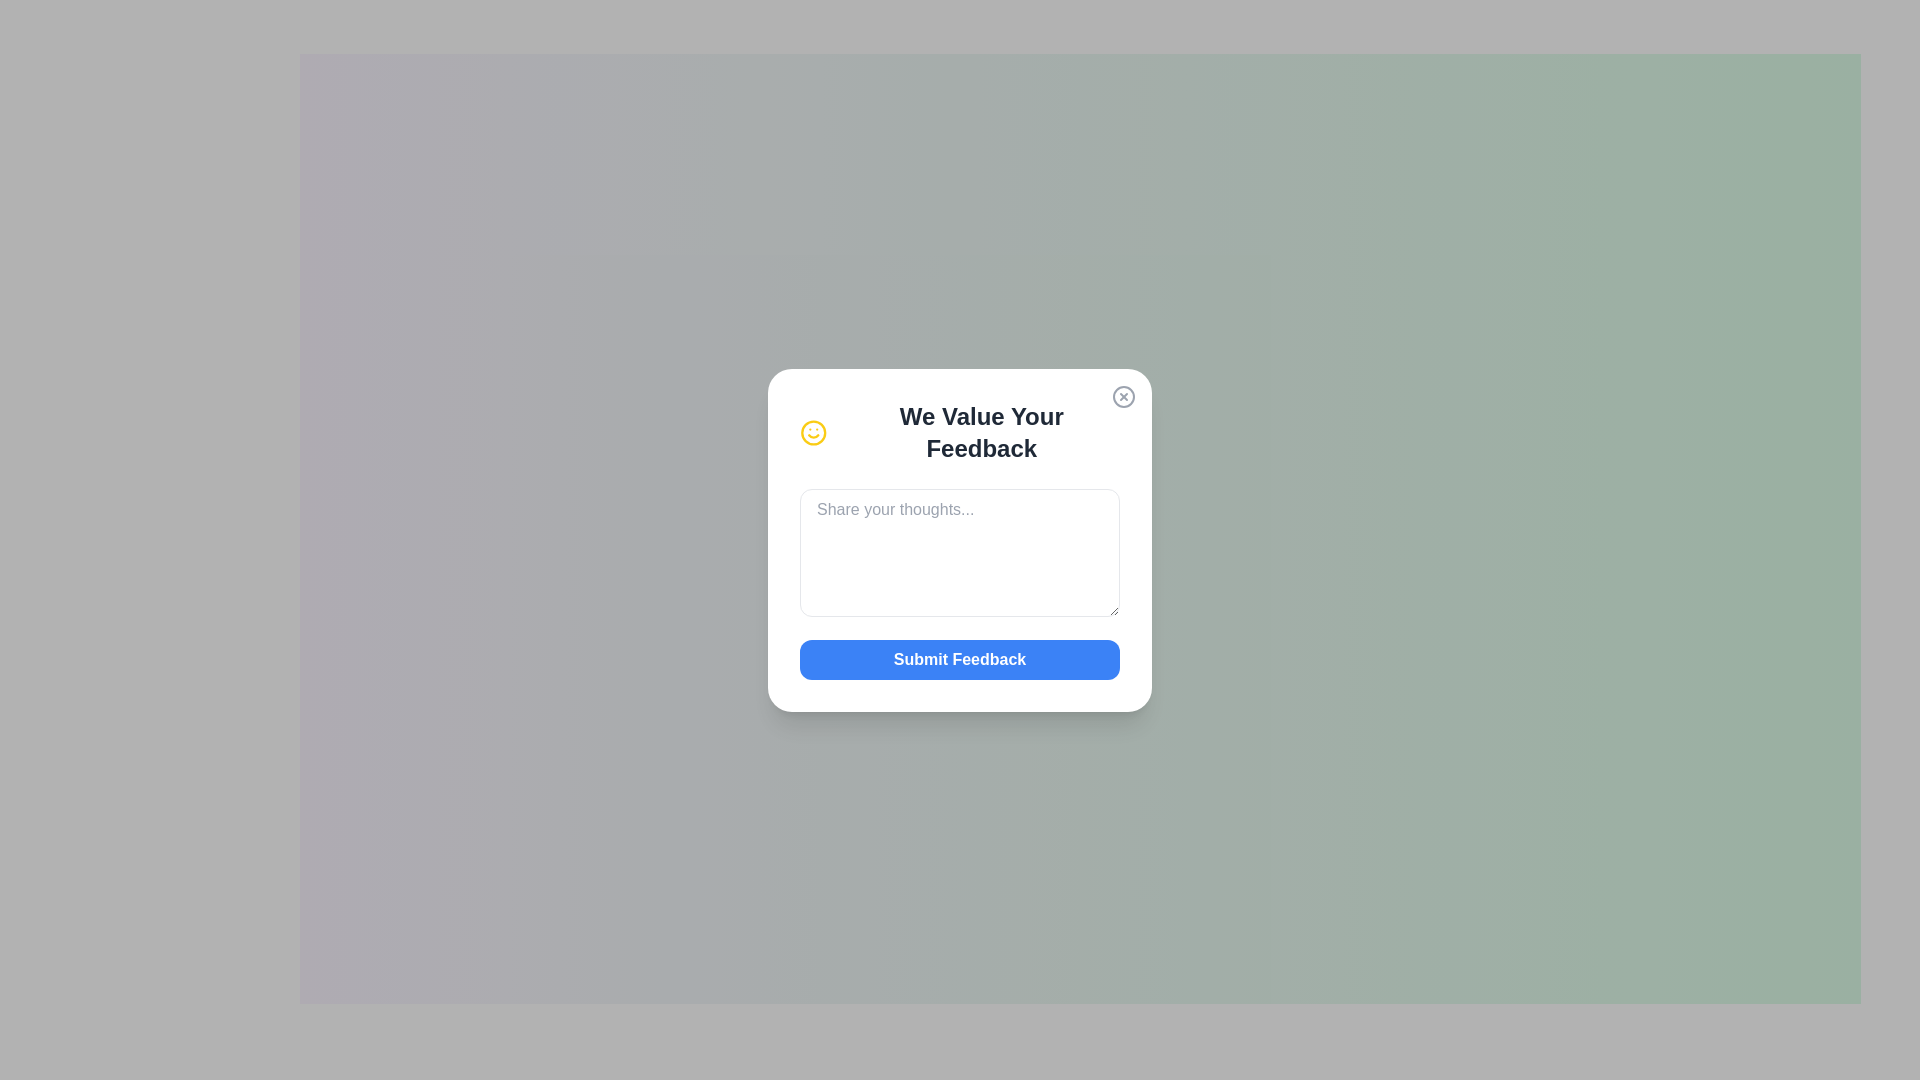 The height and width of the screenshot is (1080, 1920). Describe the element at coordinates (1123, 396) in the screenshot. I see `the SVG circle element located at the top-right corner of the feedback modal, which likely serves as a close or cancel button` at that location.